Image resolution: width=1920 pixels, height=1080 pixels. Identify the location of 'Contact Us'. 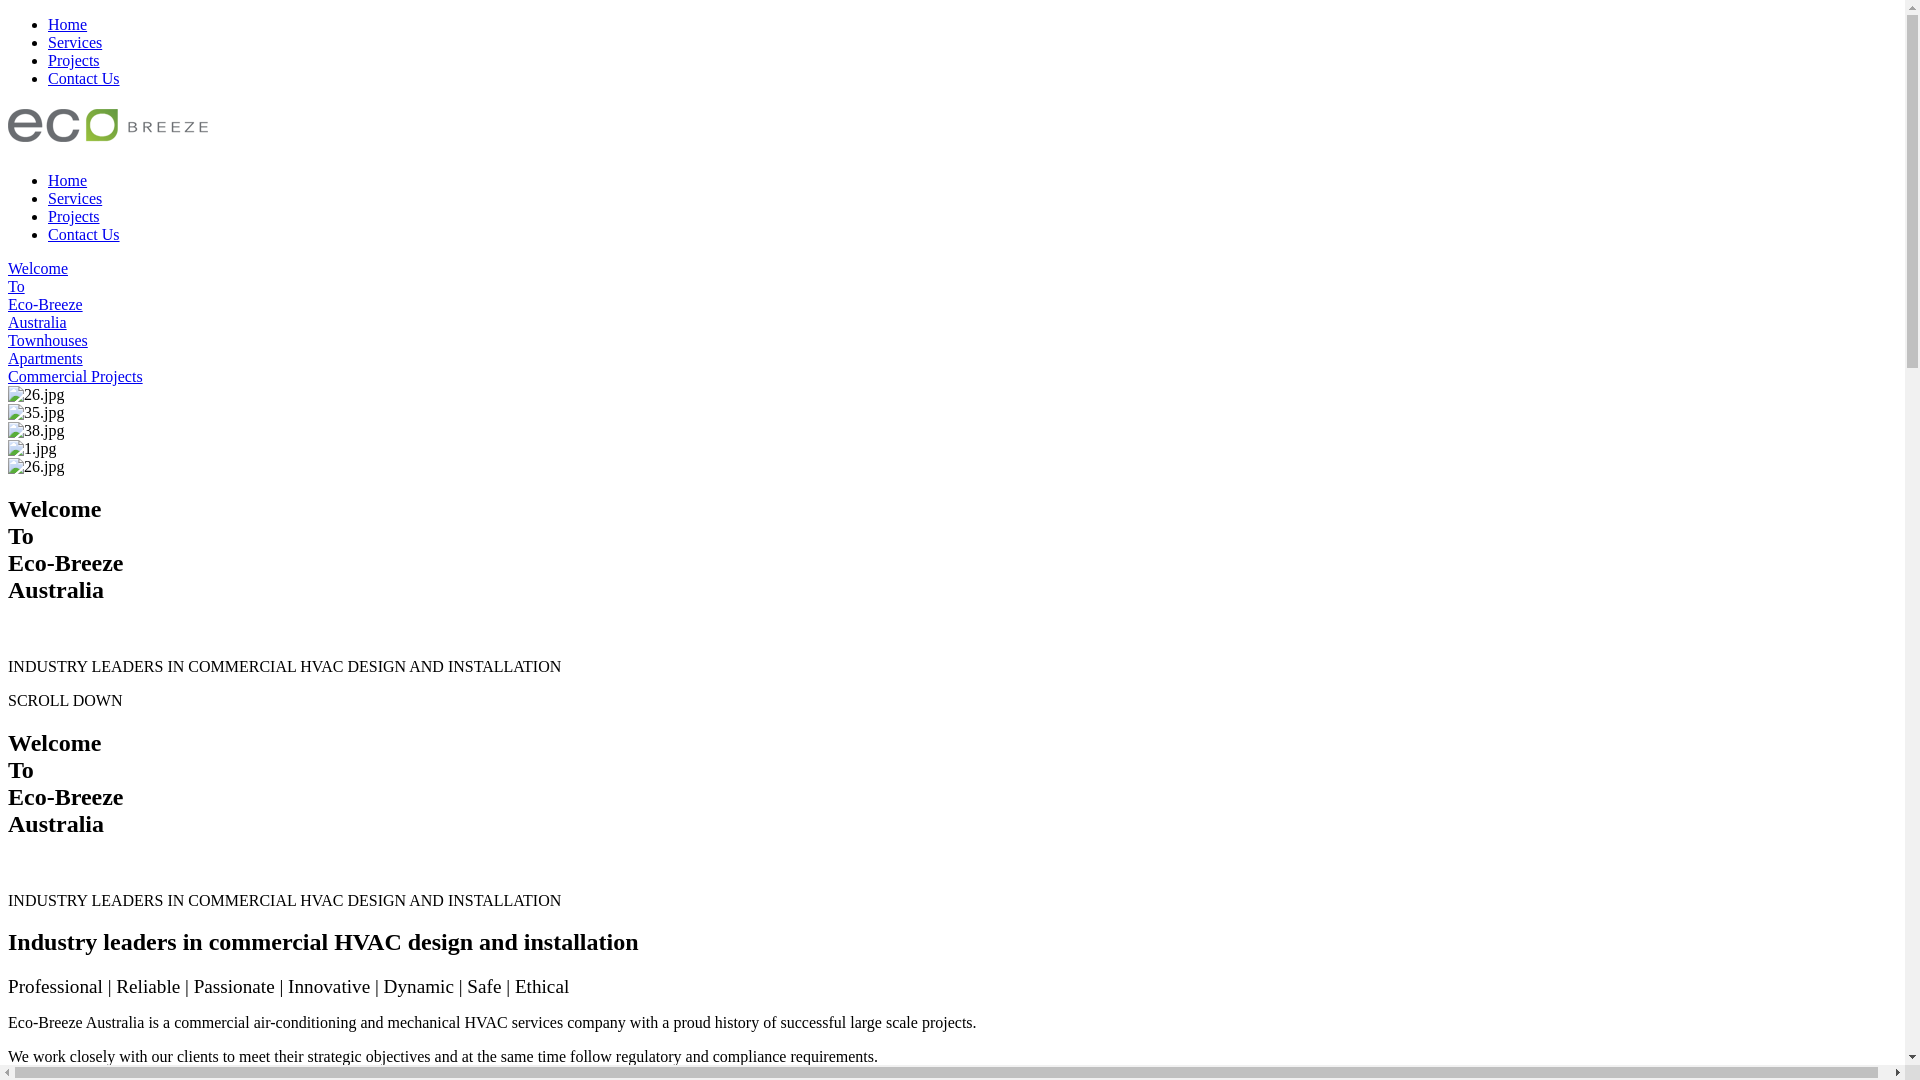
(82, 77).